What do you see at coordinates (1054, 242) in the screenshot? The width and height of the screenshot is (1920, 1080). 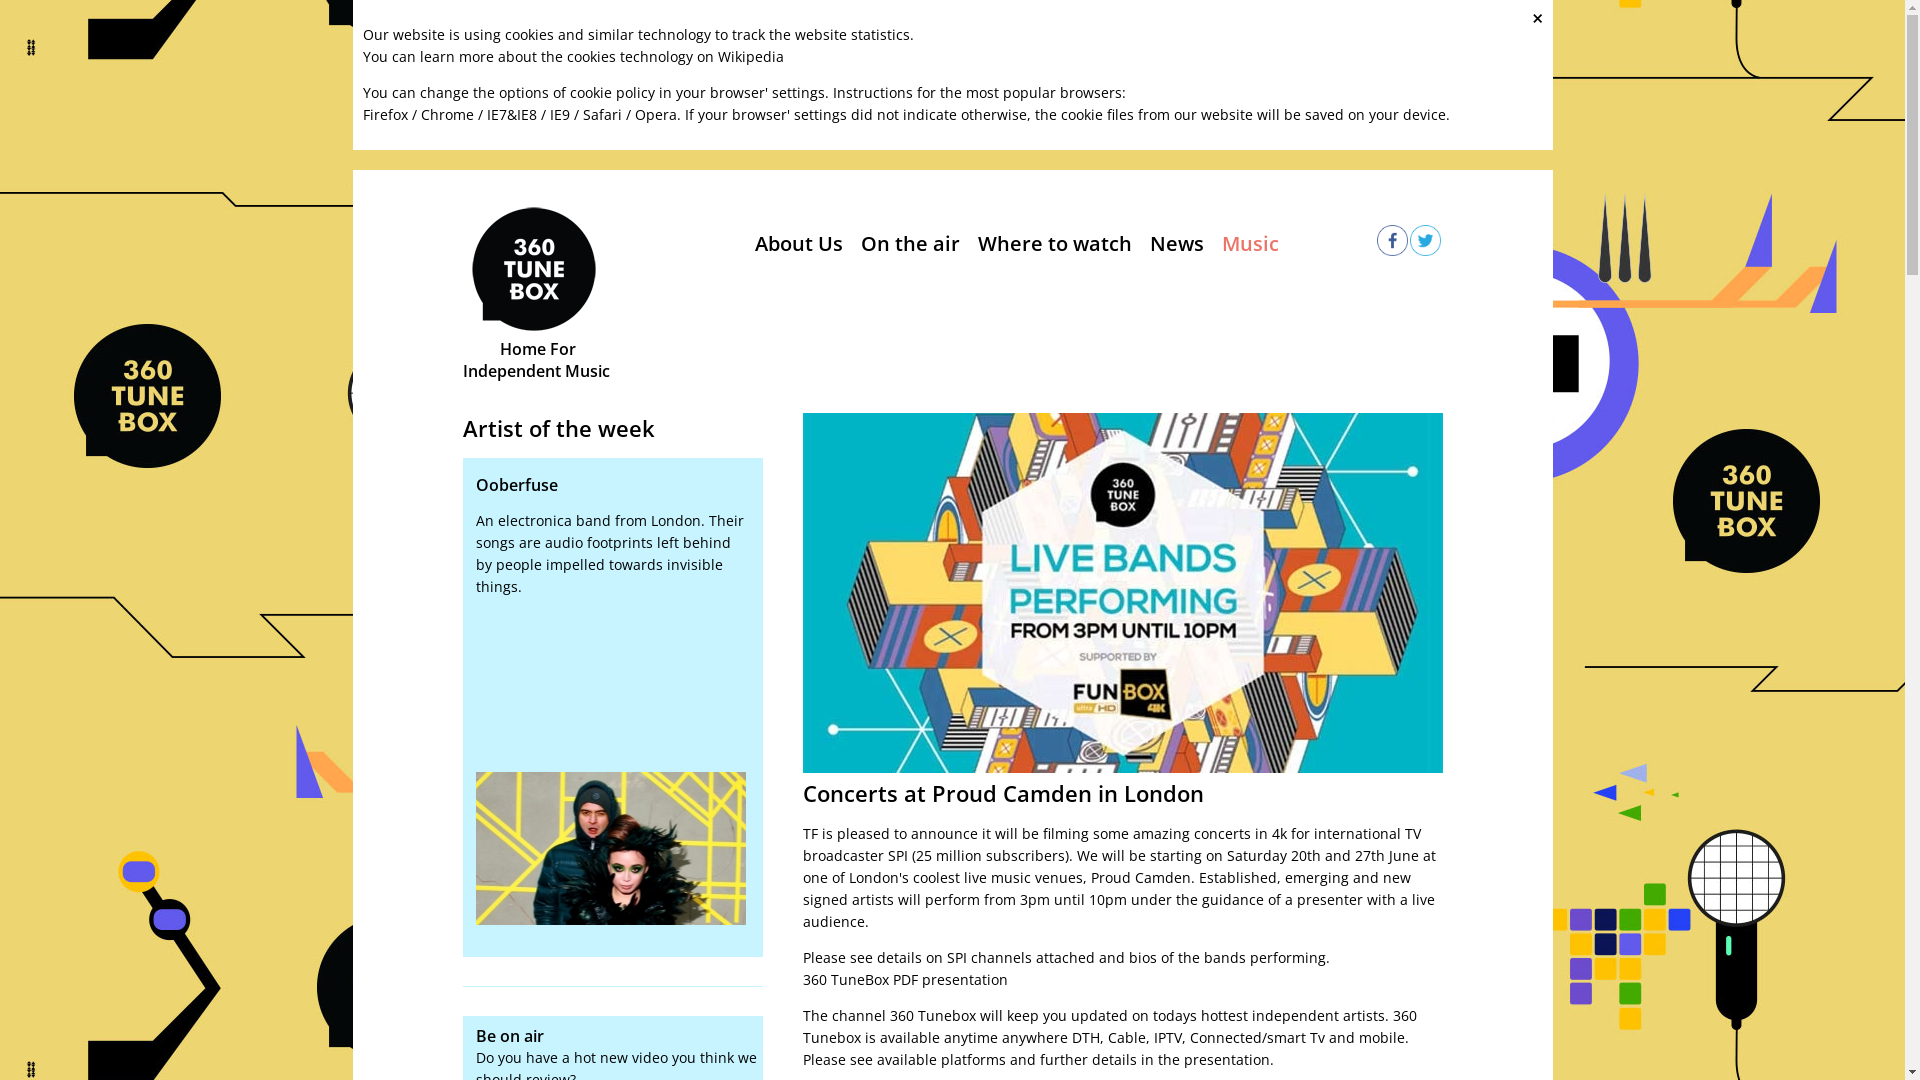 I see `'Where to watch'` at bounding box center [1054, 242].